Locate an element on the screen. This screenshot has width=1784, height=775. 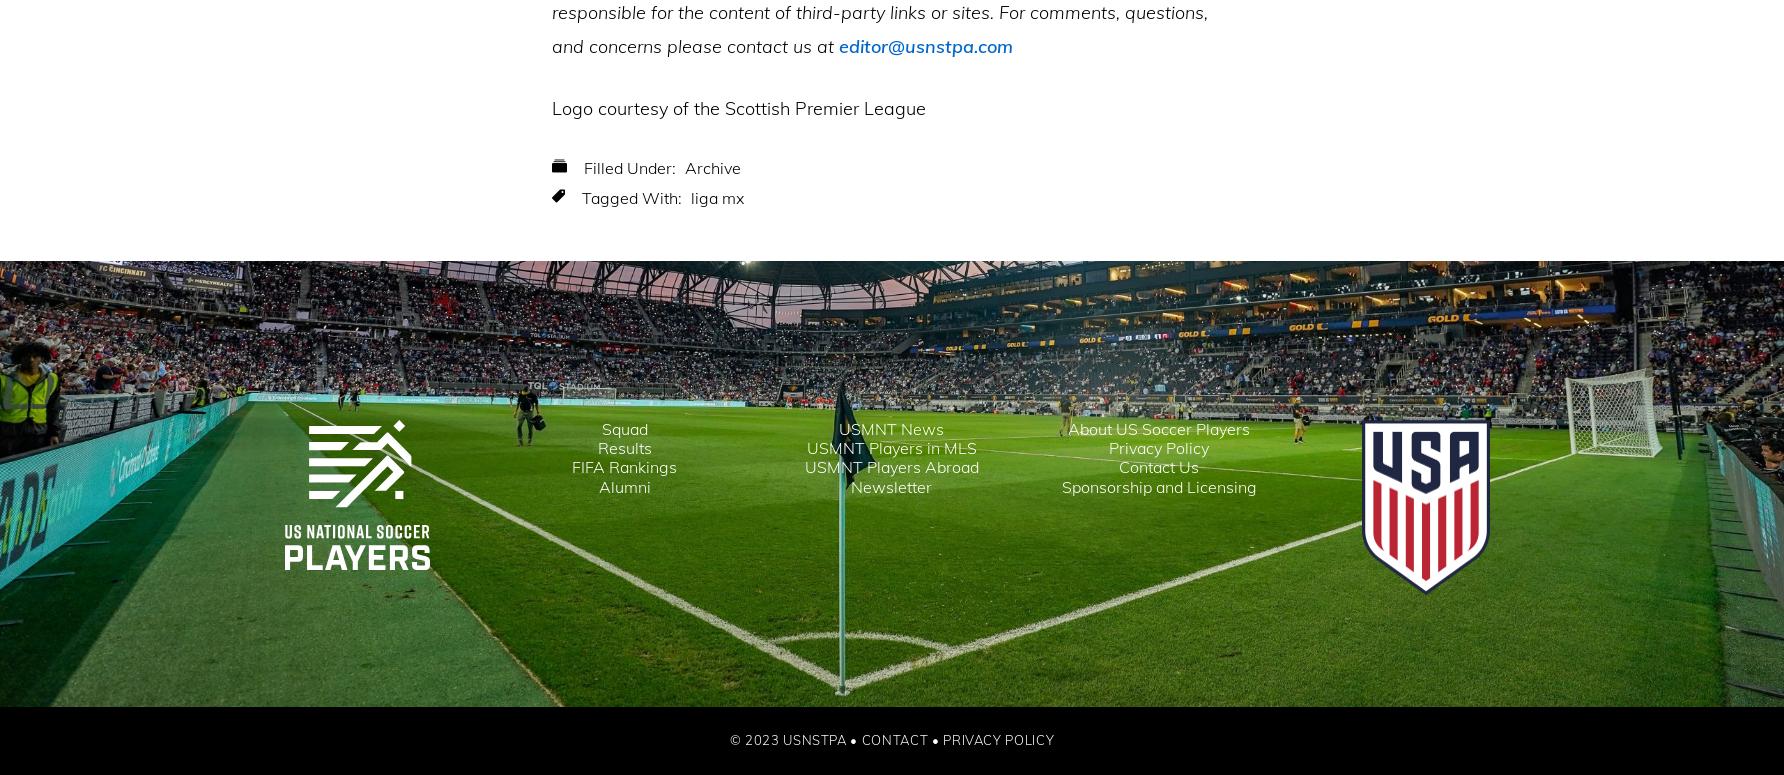
'liga mx' is located at coordinates (717, 198).